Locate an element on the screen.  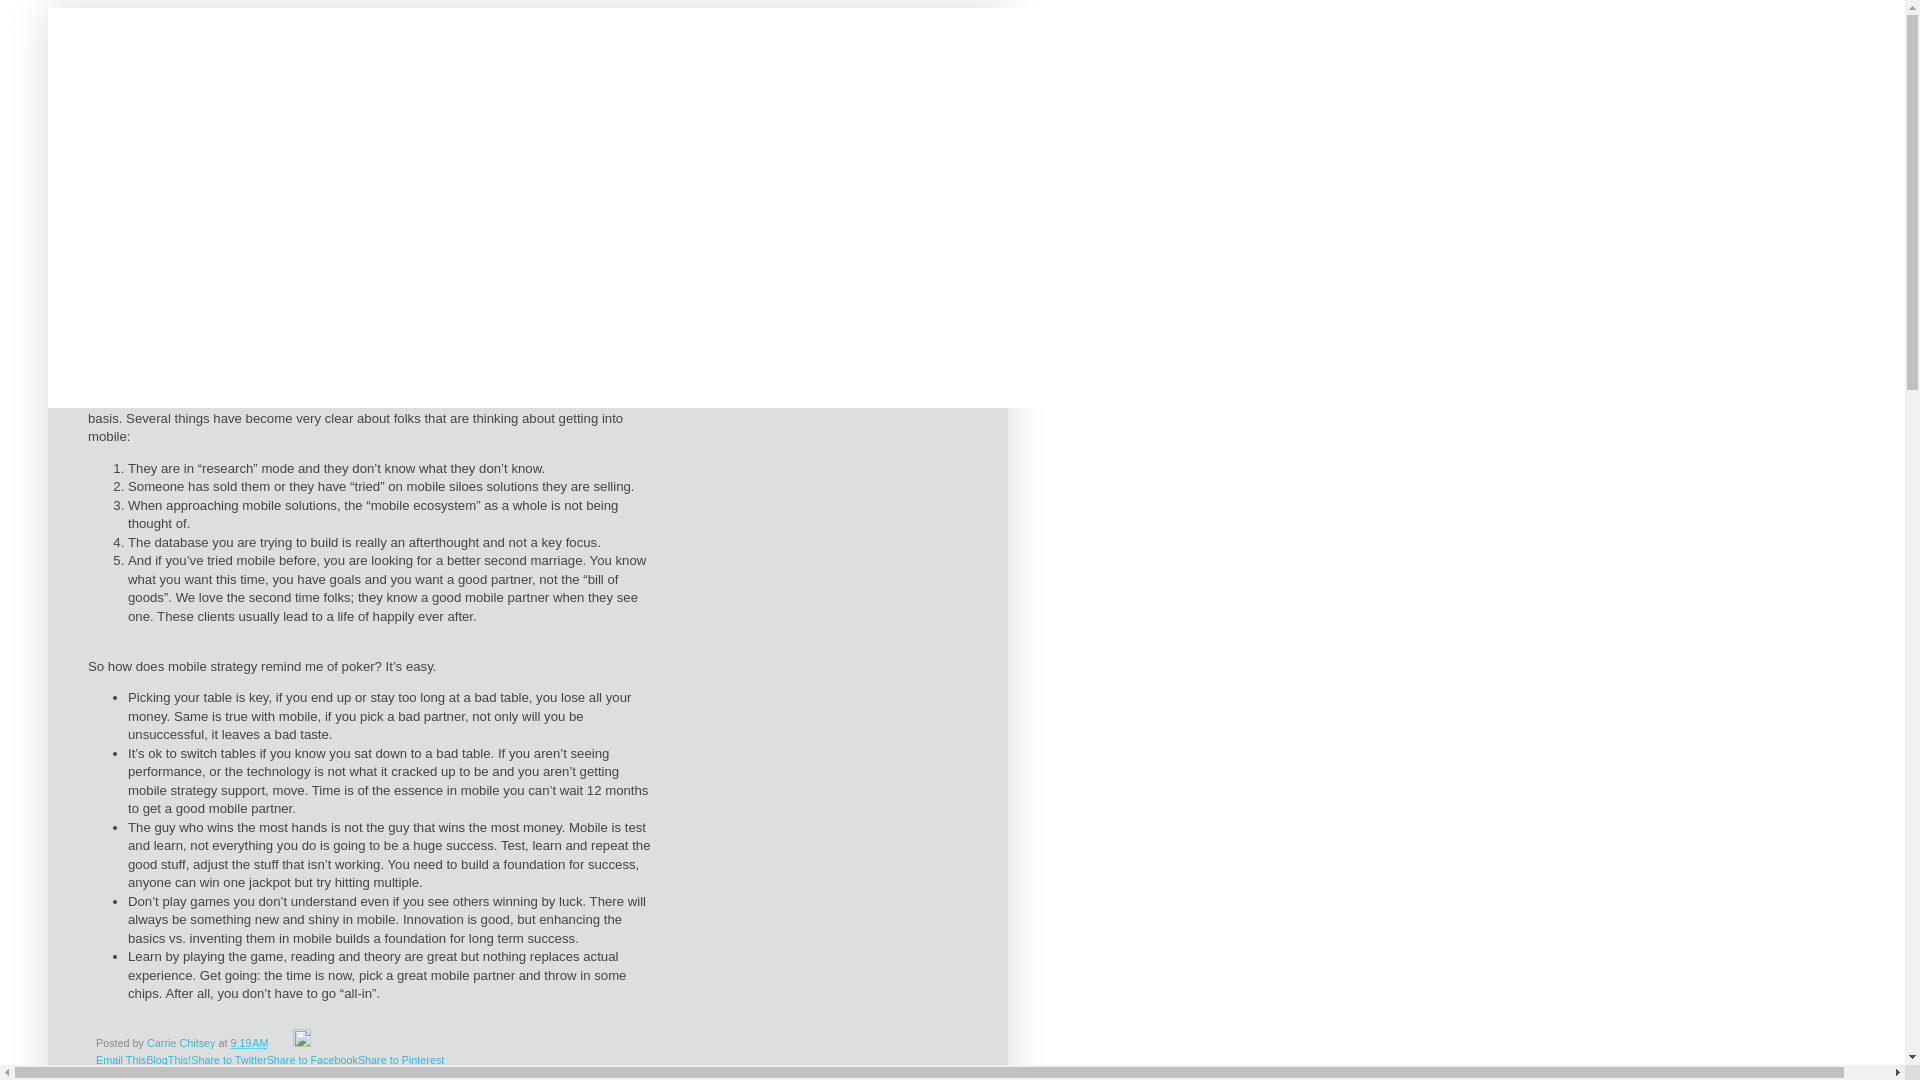
'Carrie Chitsey' is located at coordinates (146, 1041).